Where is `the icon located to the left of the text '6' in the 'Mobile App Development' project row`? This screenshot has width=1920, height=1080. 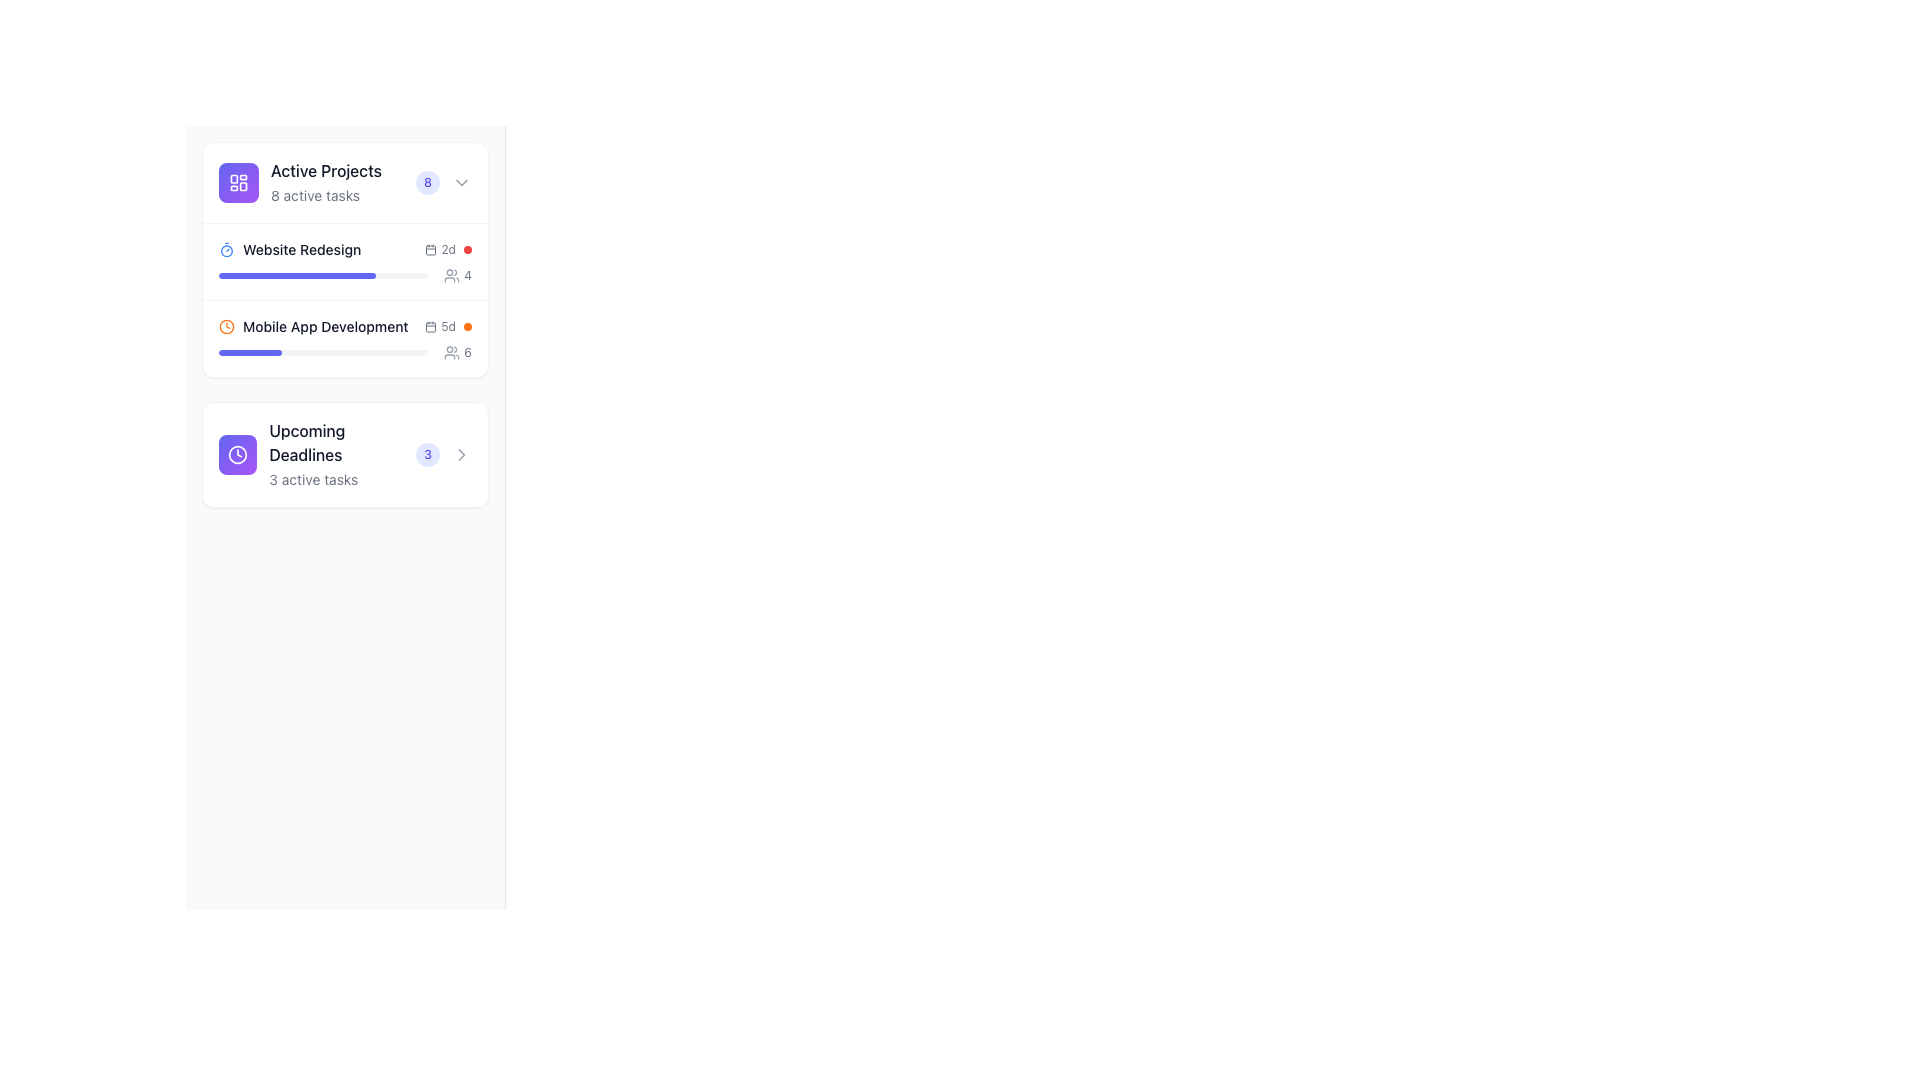
the icon located to the left of the text '6' in the 'Mobile App Development' project row is located at coordinates (451, 352).